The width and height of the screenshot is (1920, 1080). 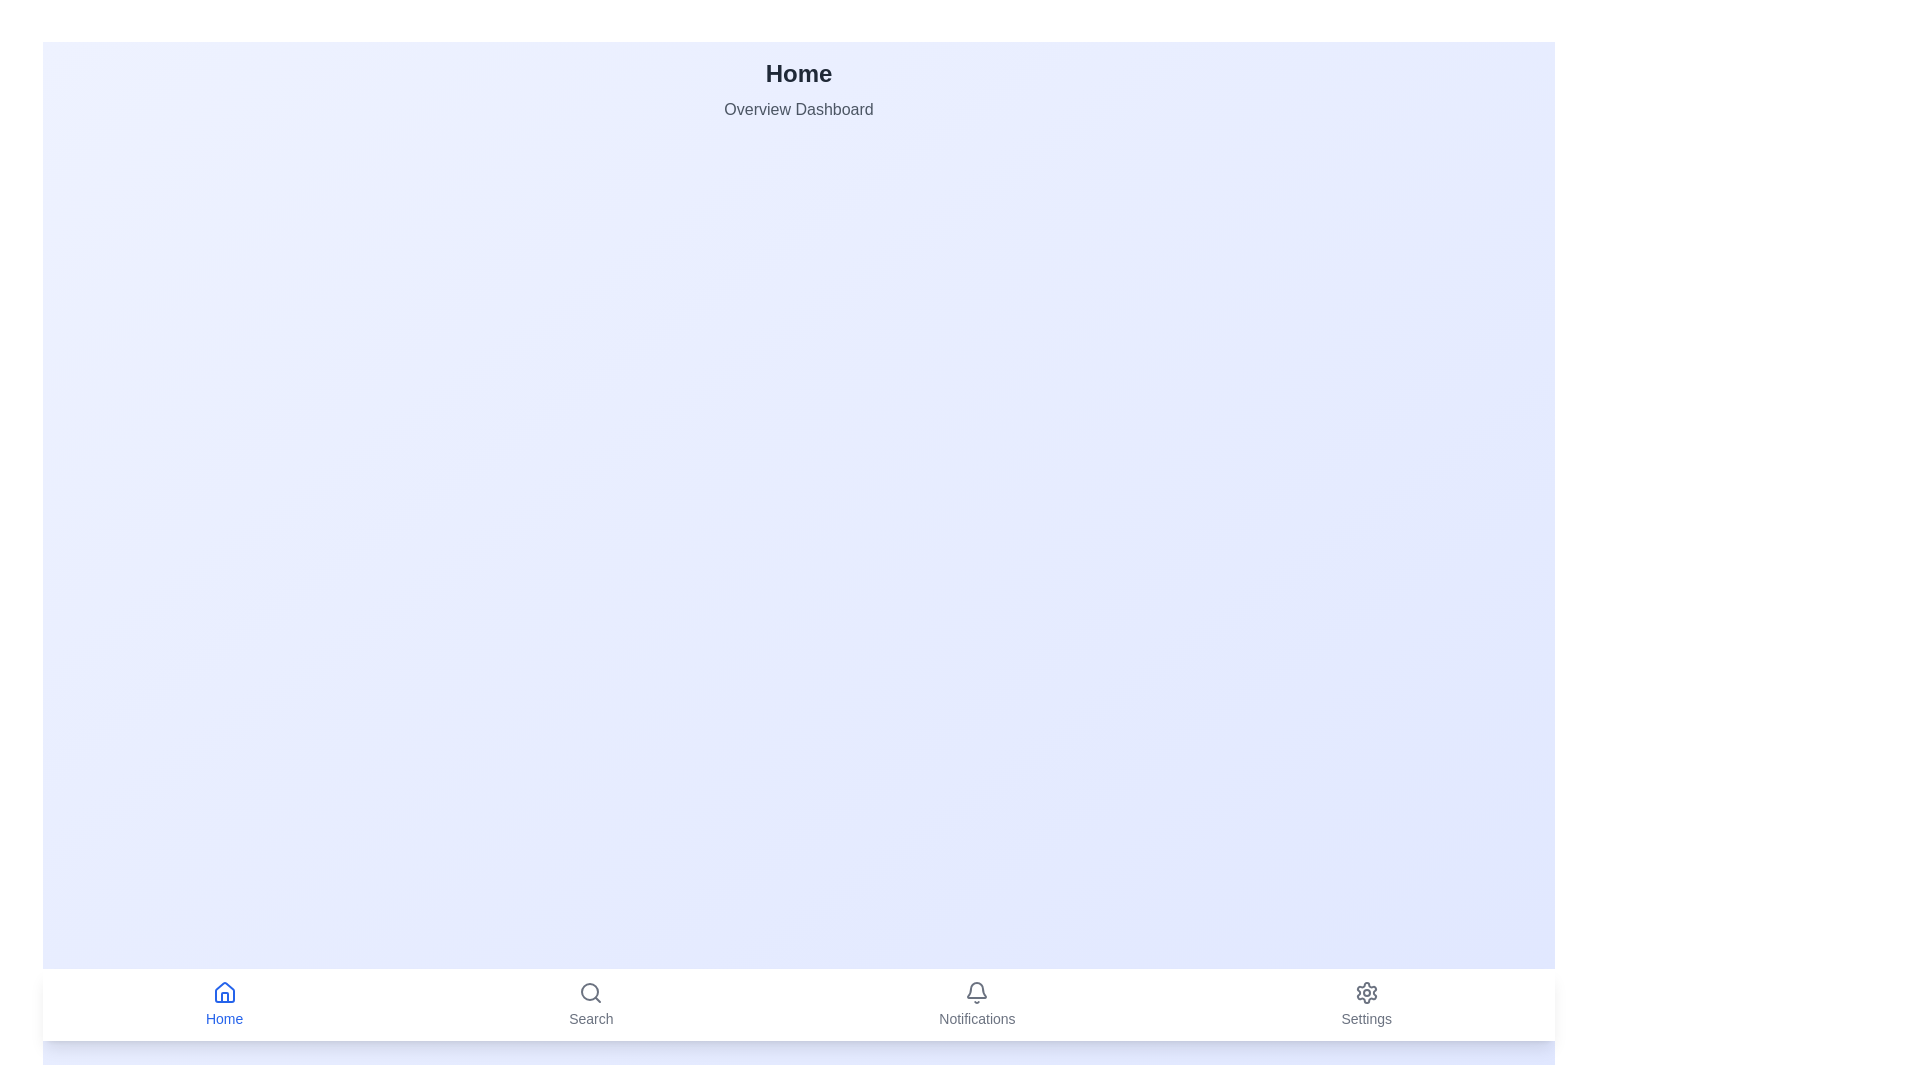 What do you see at coordinates (1365, 1005) in the screenshot?
I see `the Settings tab in the bottom navigation bar` at bounding box center [1365, 1005].